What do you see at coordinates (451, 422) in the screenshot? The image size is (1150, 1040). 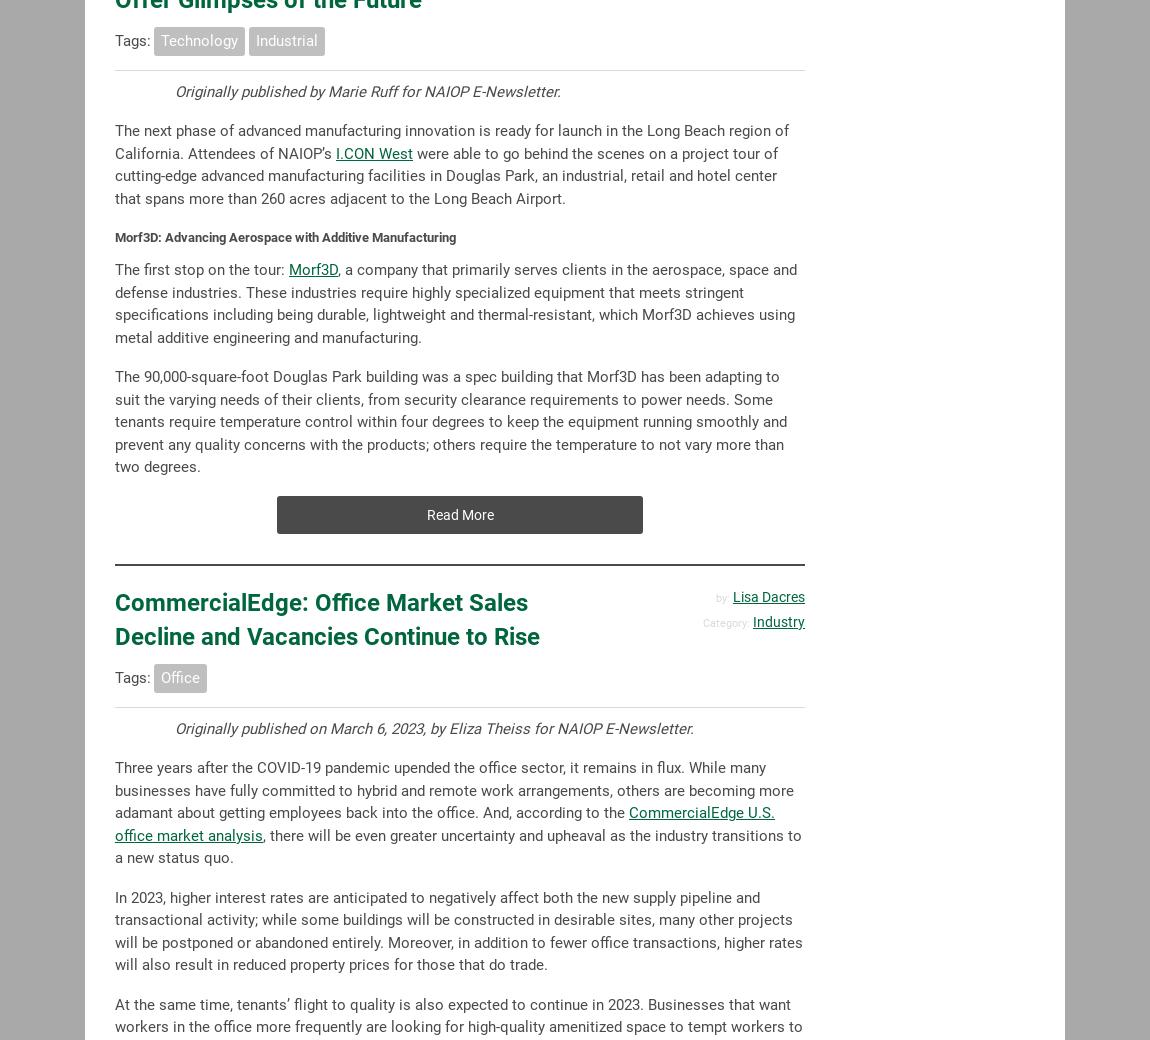 I see `'The 90,000-square-foot Douglas Park building was a spec building that Morf3D has been adapting to suit the varying needs of their clients, from security clearance requirements to power needs. Some tenants require temperature control within four degrees to keep the equipment running smoothly and prevent any quality concerns with the products; others require the temperature to not vary more than two degrees.'` at bounding box center [451, 422].